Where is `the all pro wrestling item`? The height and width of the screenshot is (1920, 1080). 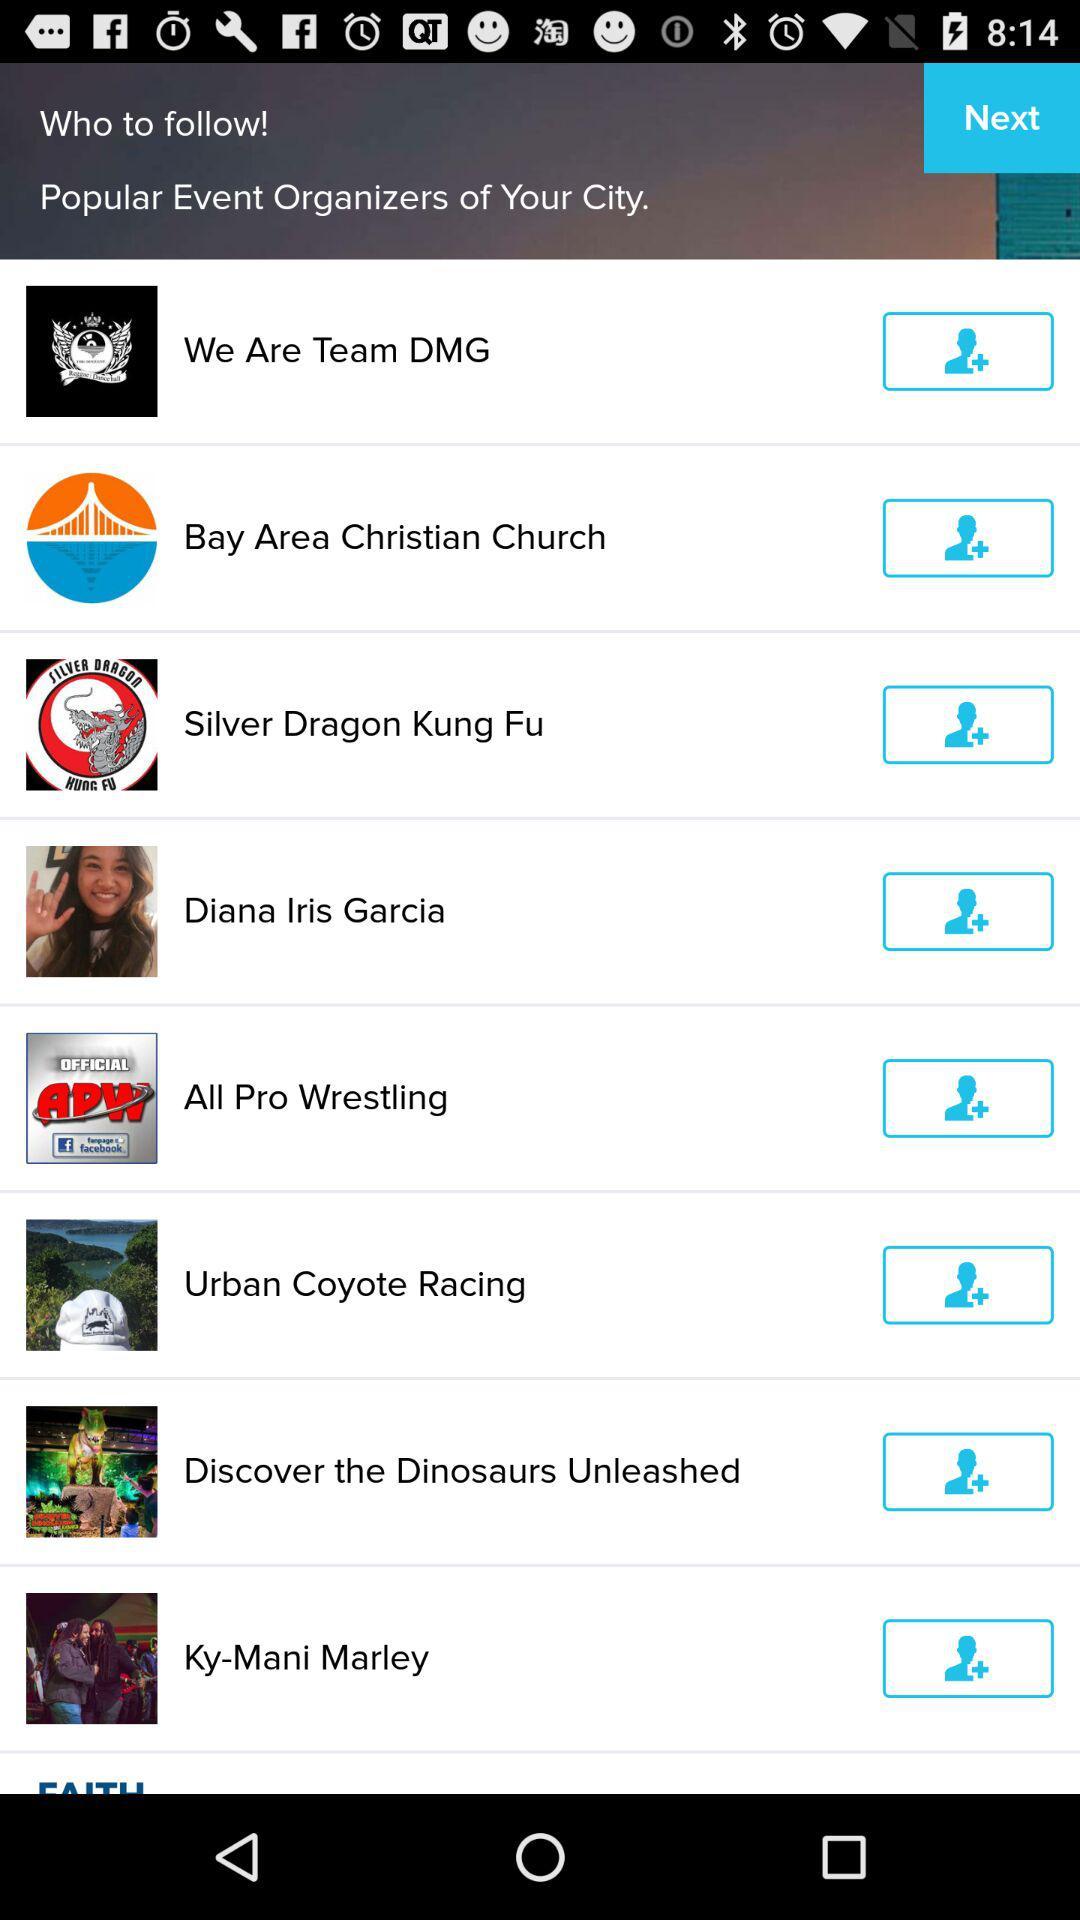 the all pro wrestling item is located at coordinates (519, 1097).